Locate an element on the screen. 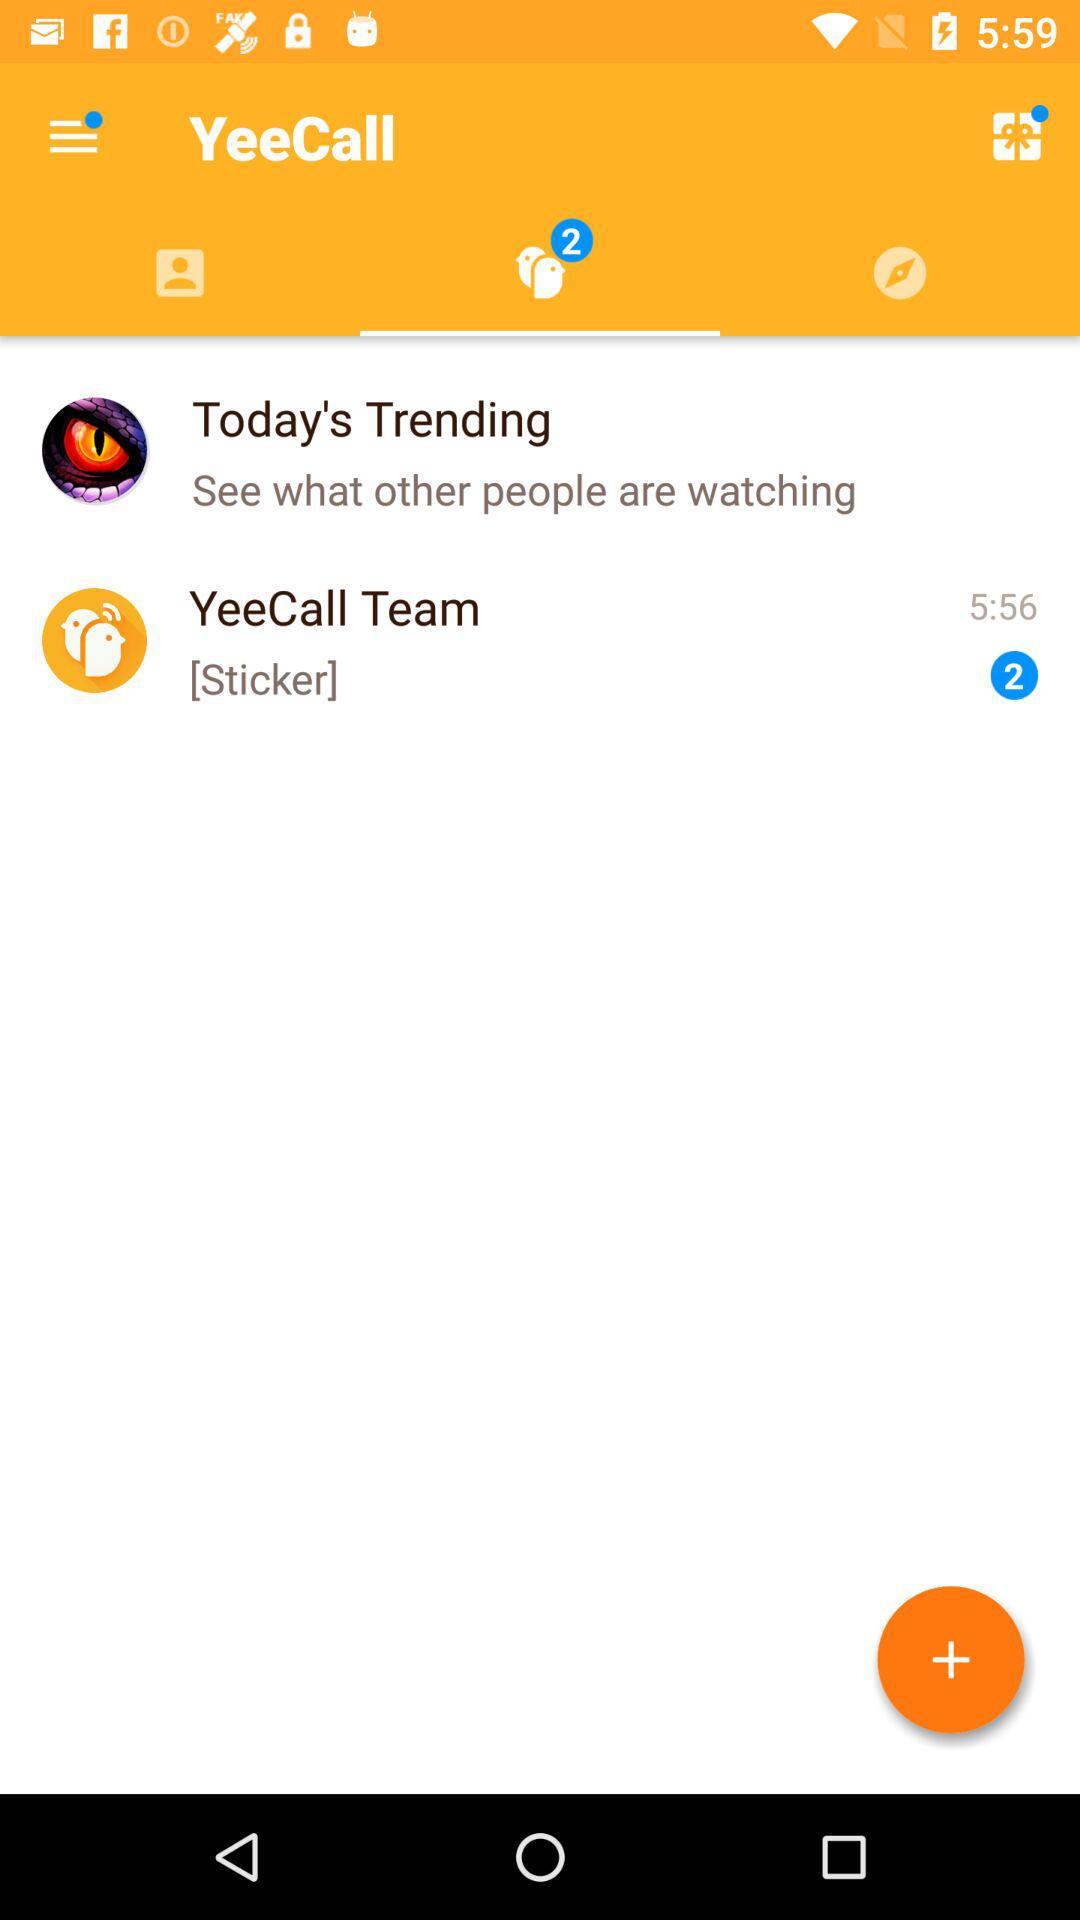 This screenshot has height=1920, width=1080. the item below the 2 icon is located at coordinates (950, 1659).